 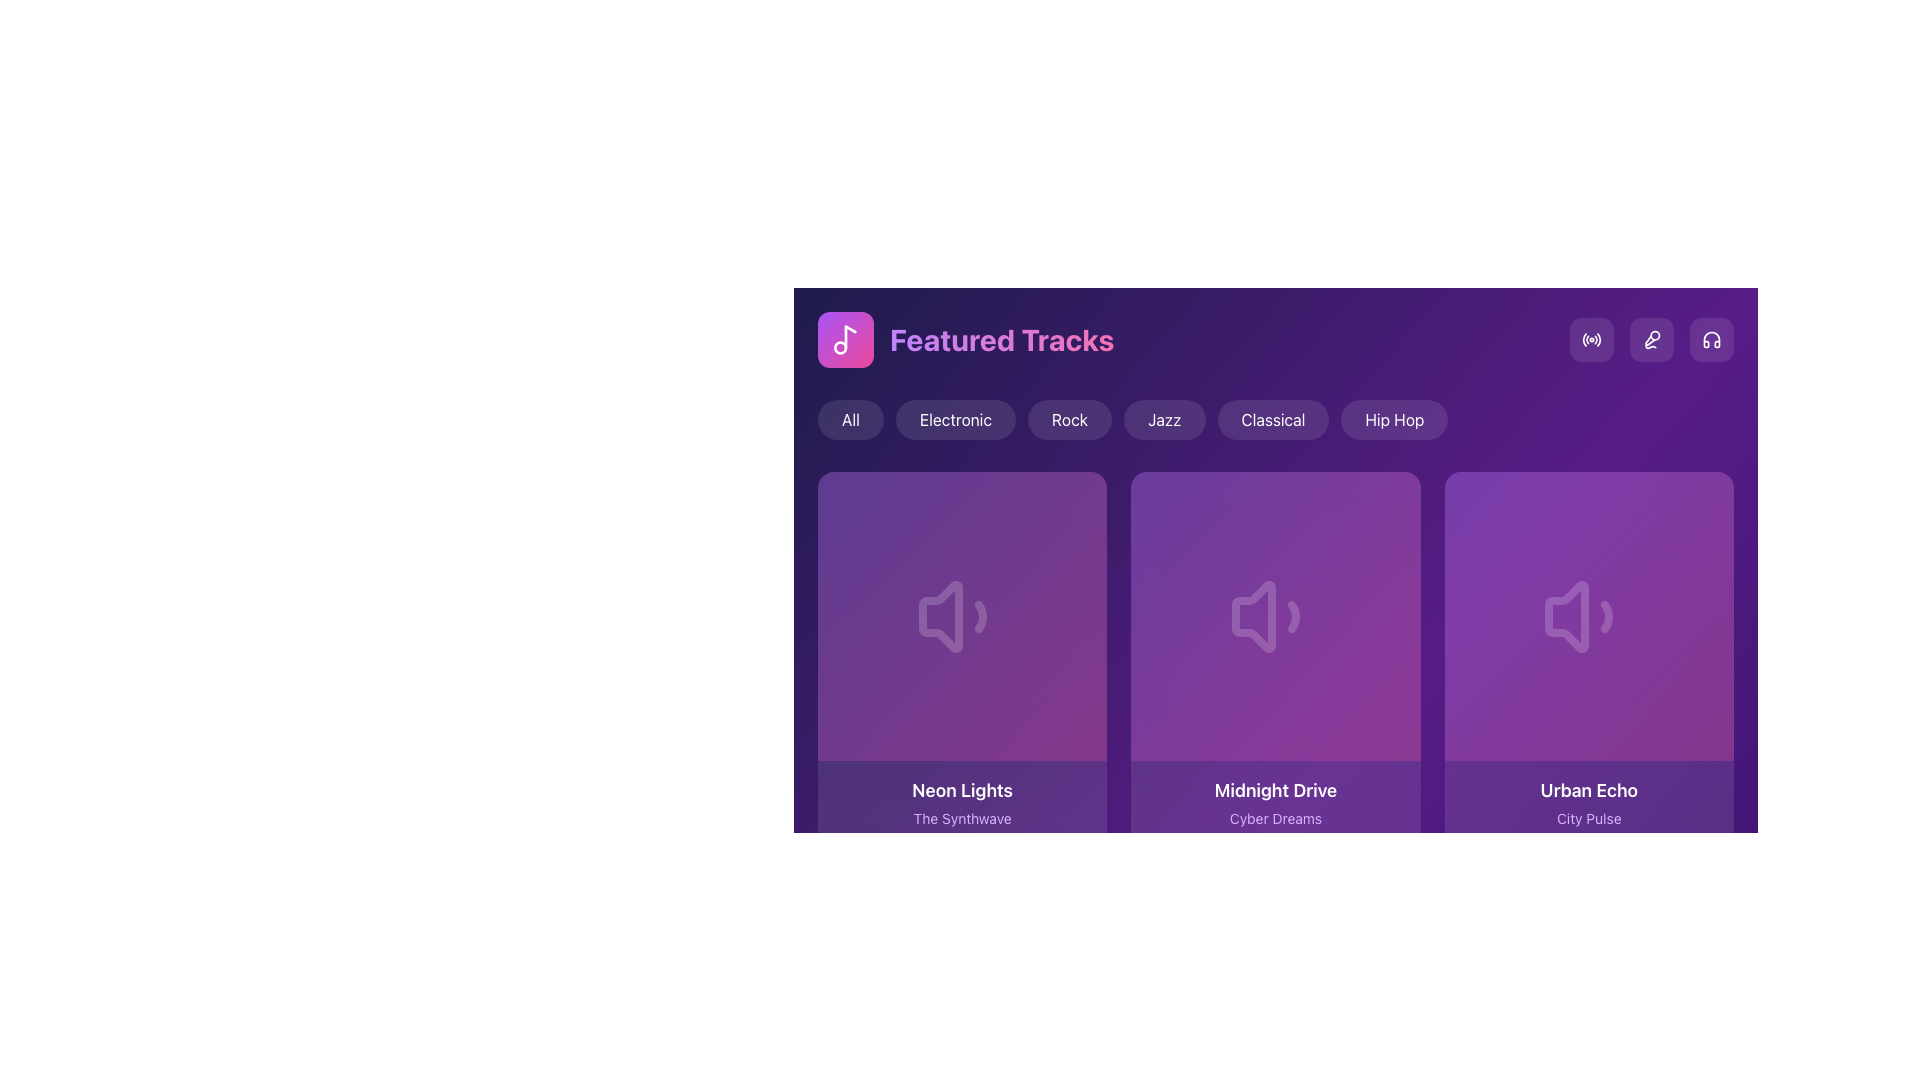 What do you see at coordinates (1588, 615) in the screenshot?
I see `the audio-related feature element located in the third column of the current row in a grid-like structure` at bounding box center [1588, 615].